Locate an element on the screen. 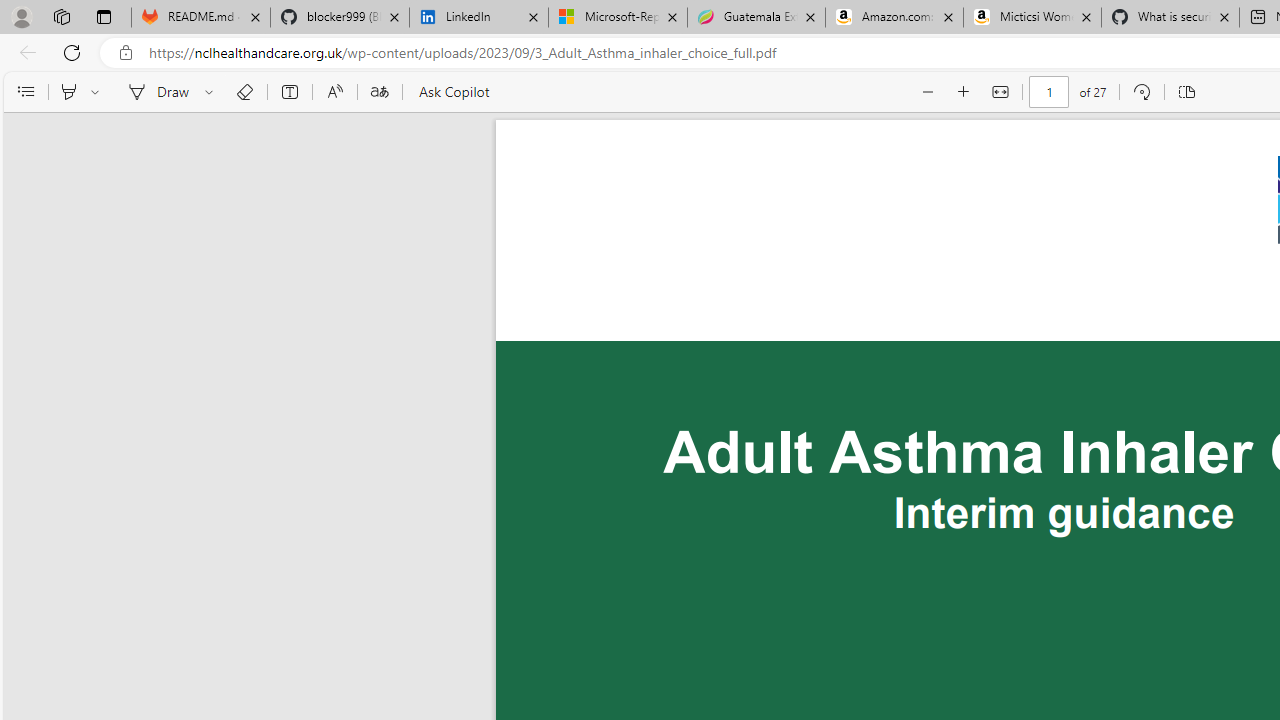  'Fit to width (Ctrl+\)' is located at coordinates (1000, 92).